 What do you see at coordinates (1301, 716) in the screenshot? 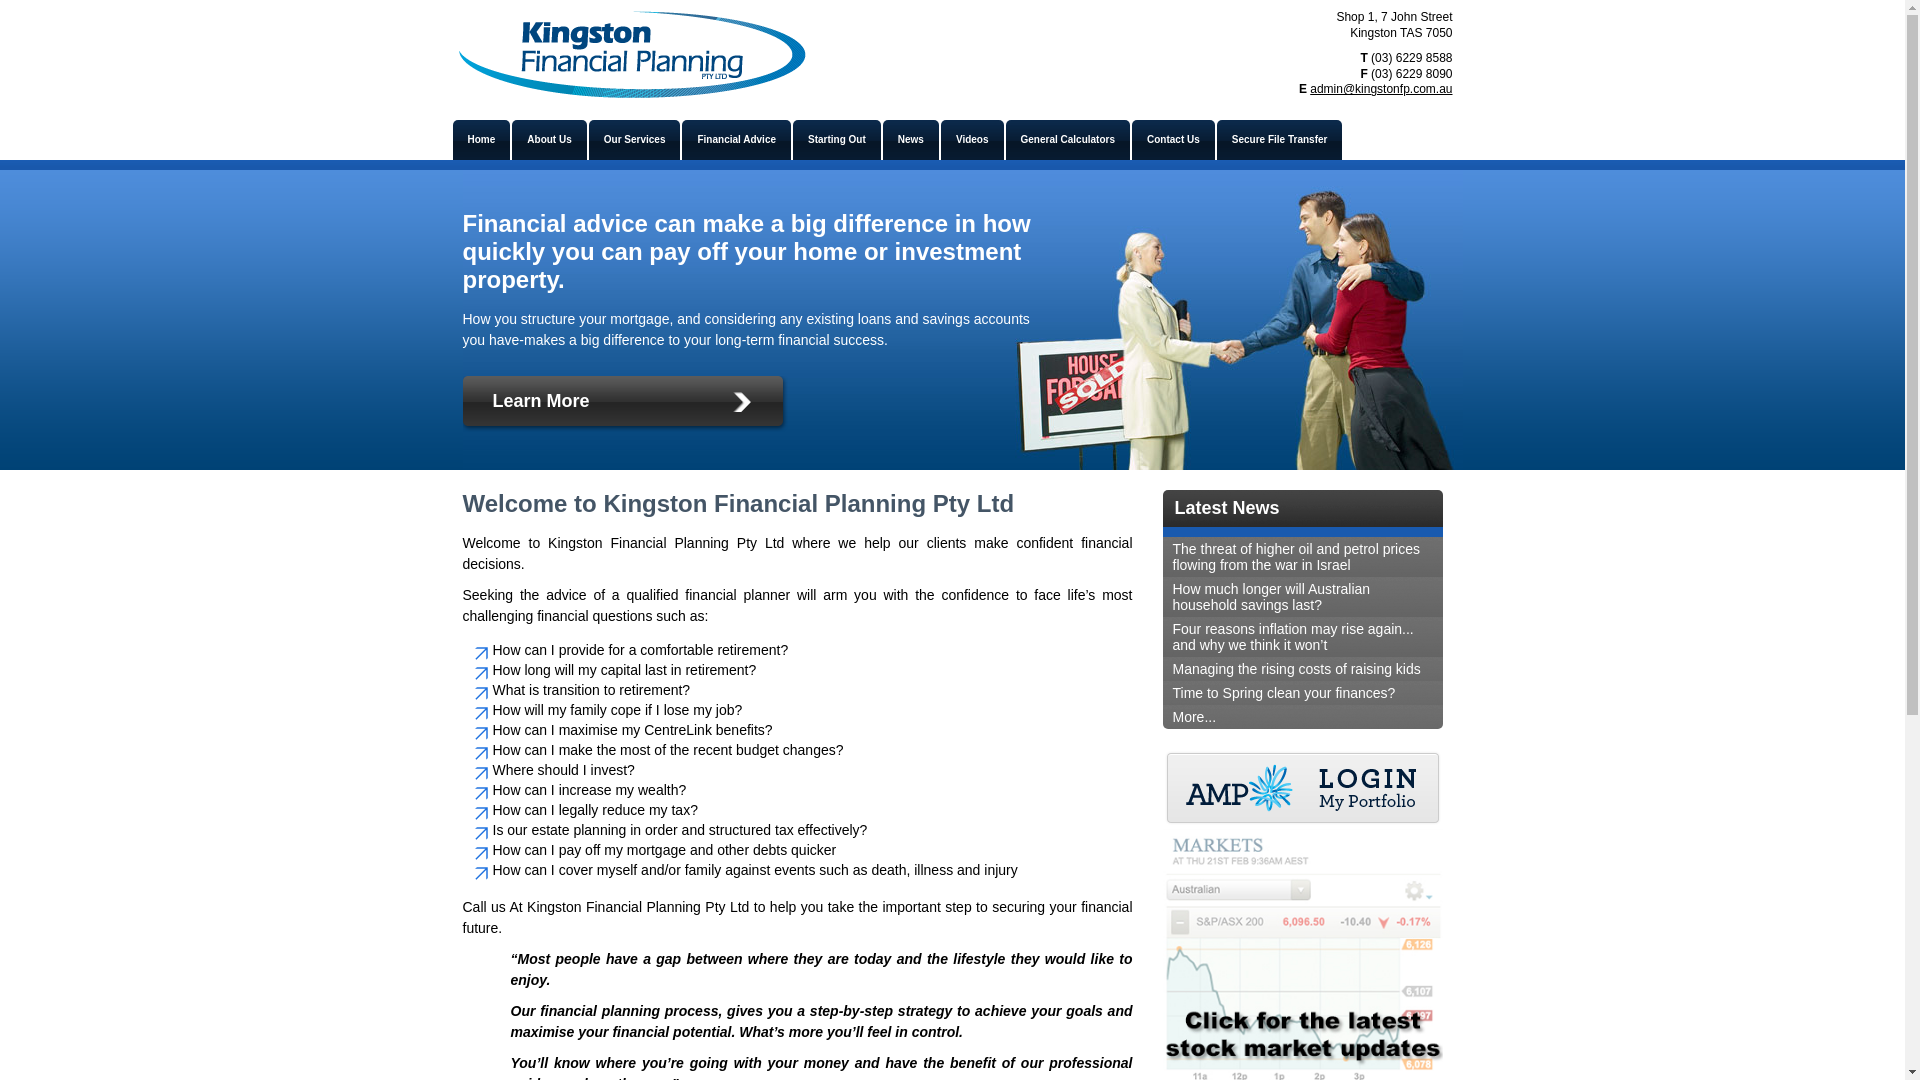
I see `'More...'` at bounding box center [1301, 716].